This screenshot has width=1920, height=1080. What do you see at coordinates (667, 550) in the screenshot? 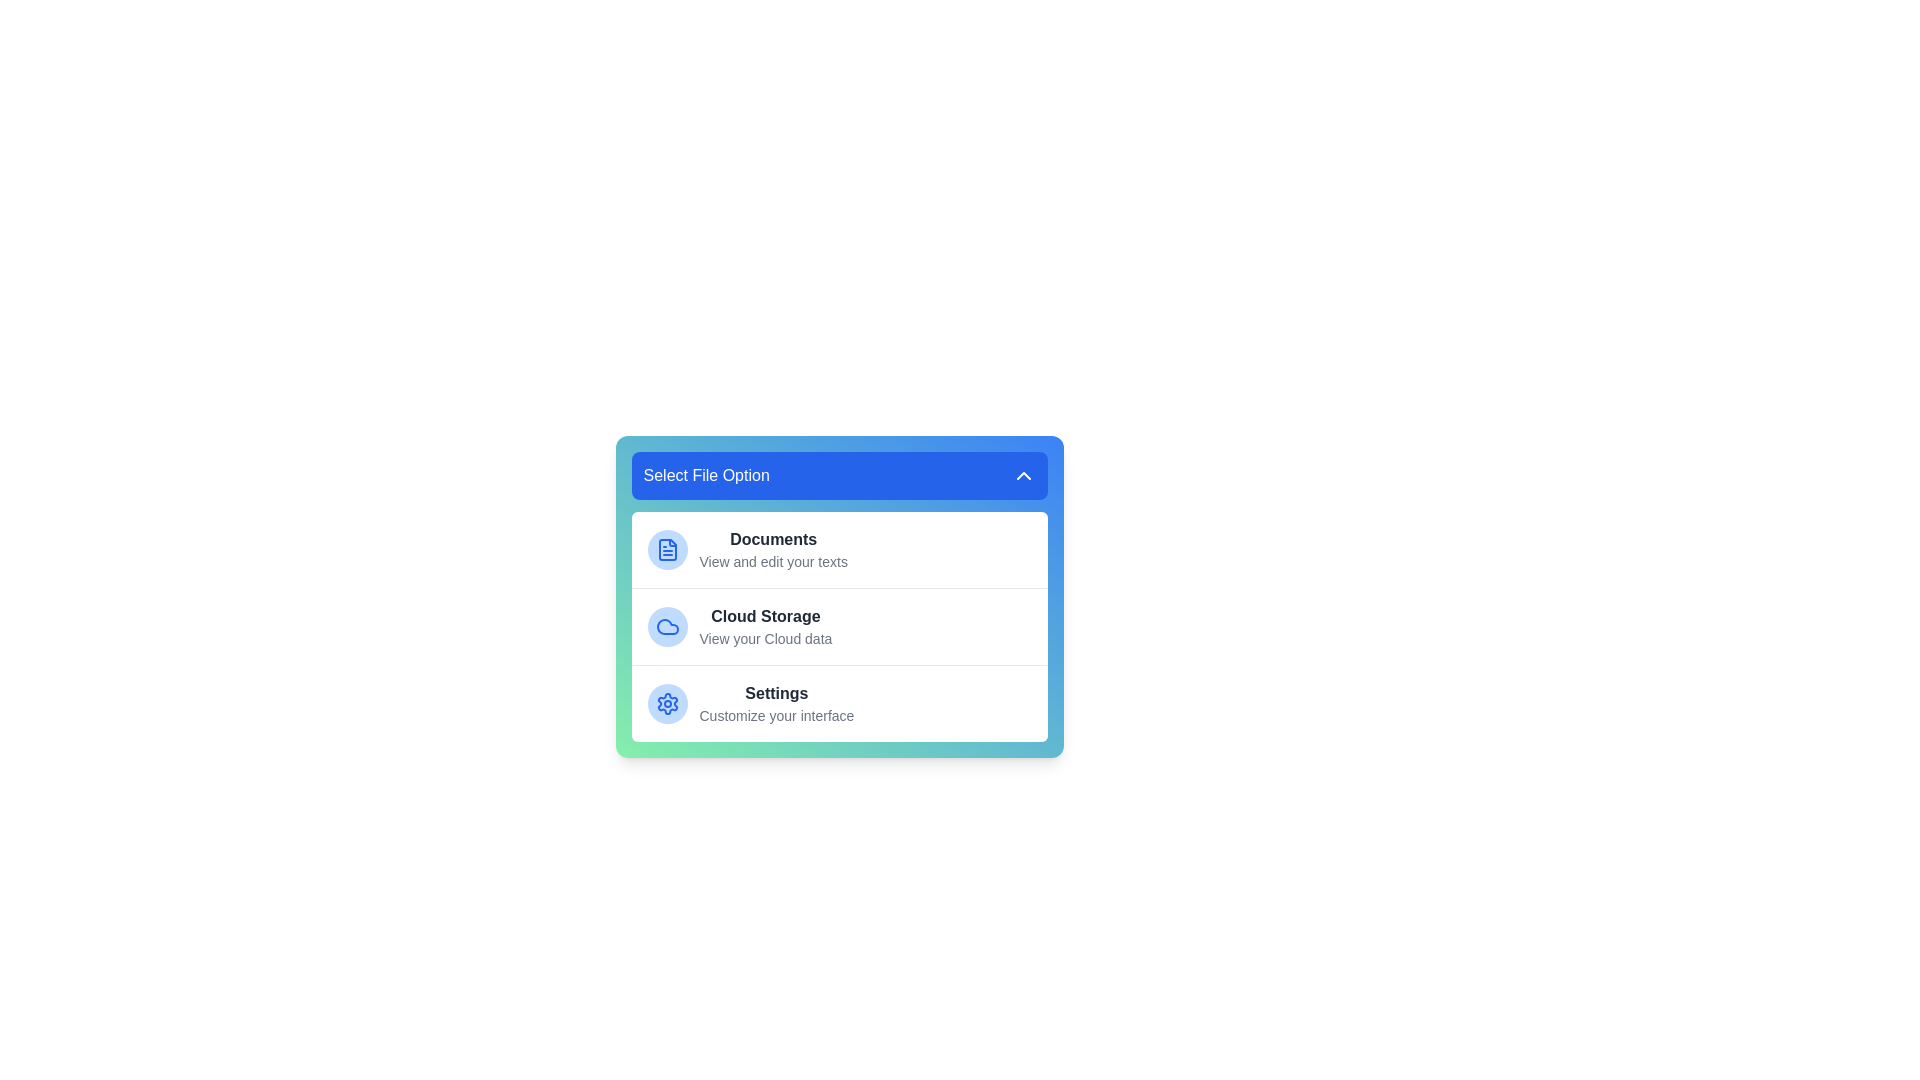
I see `the 'Documents' icon button located in the 'Select File Option' module` at bounding box center [667, 550].